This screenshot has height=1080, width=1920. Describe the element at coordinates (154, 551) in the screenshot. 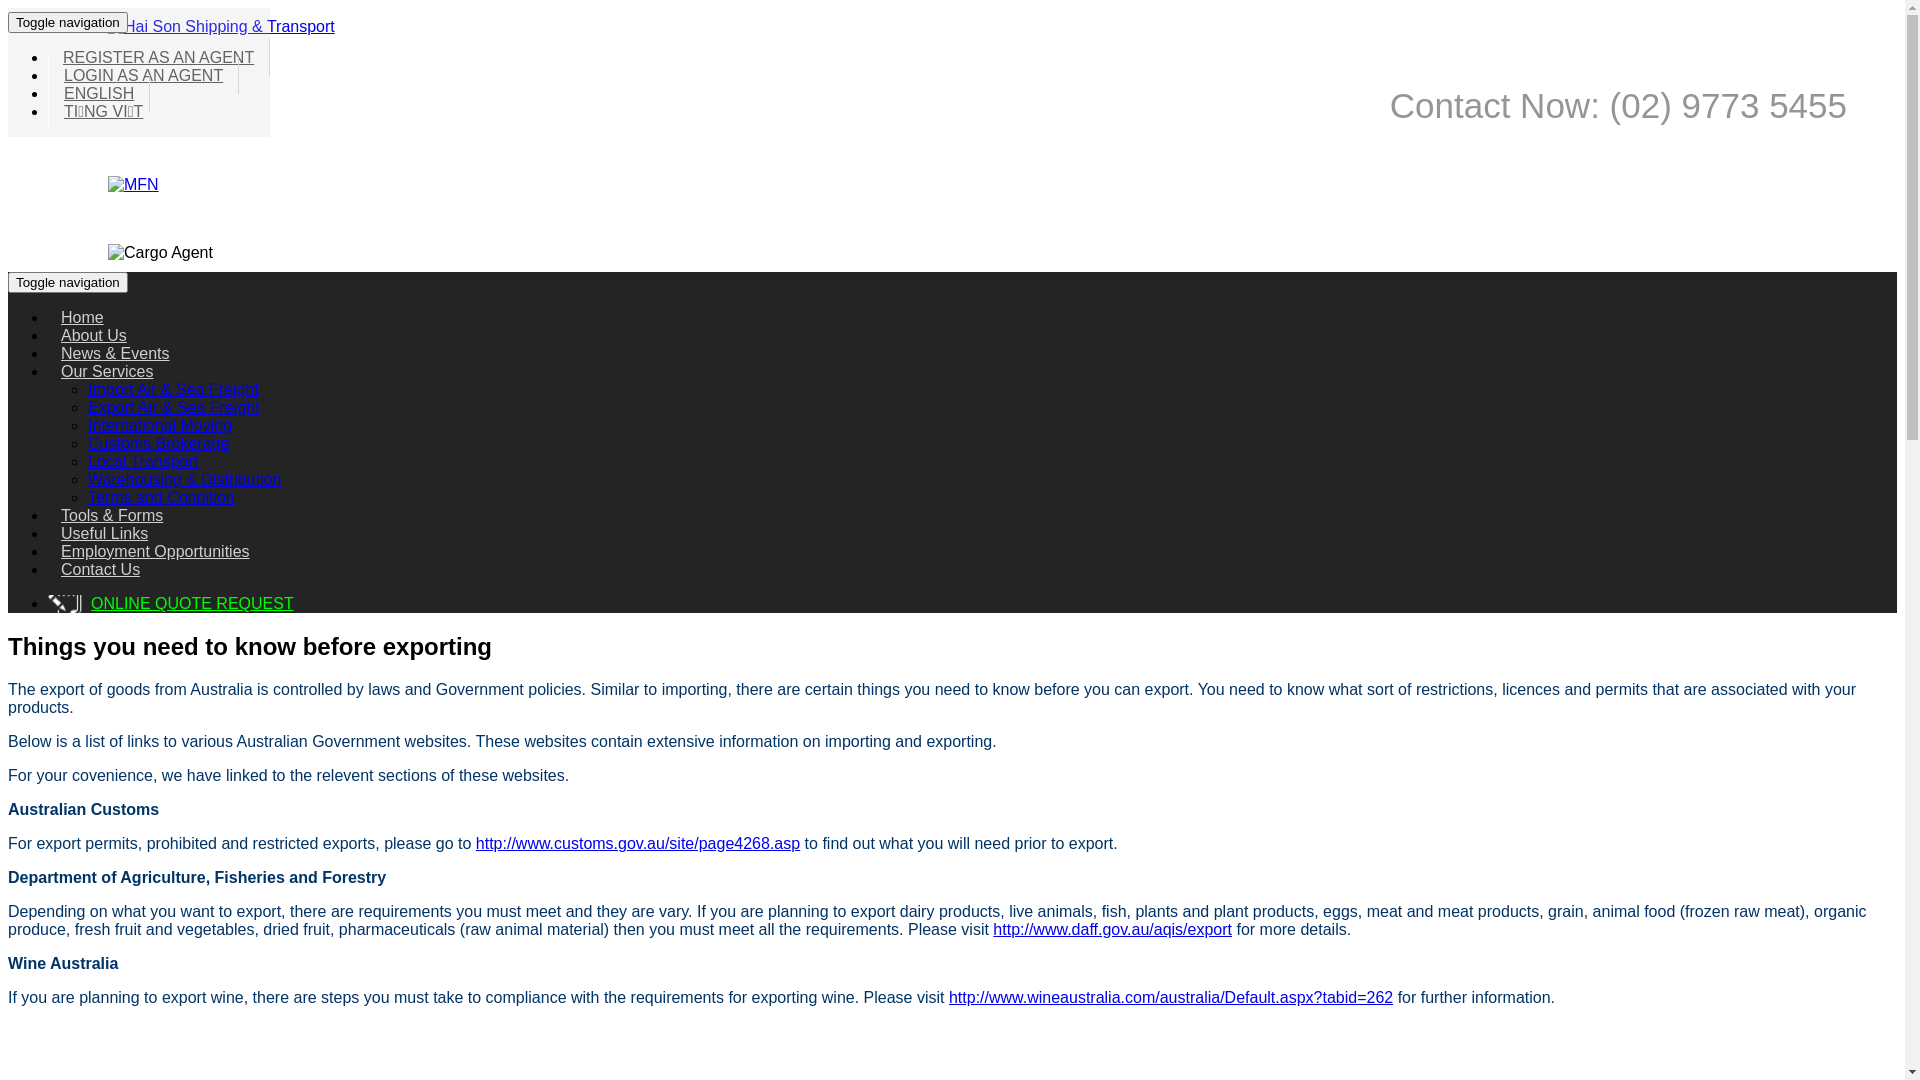

I see `'Employment Opportunities'` at that location.